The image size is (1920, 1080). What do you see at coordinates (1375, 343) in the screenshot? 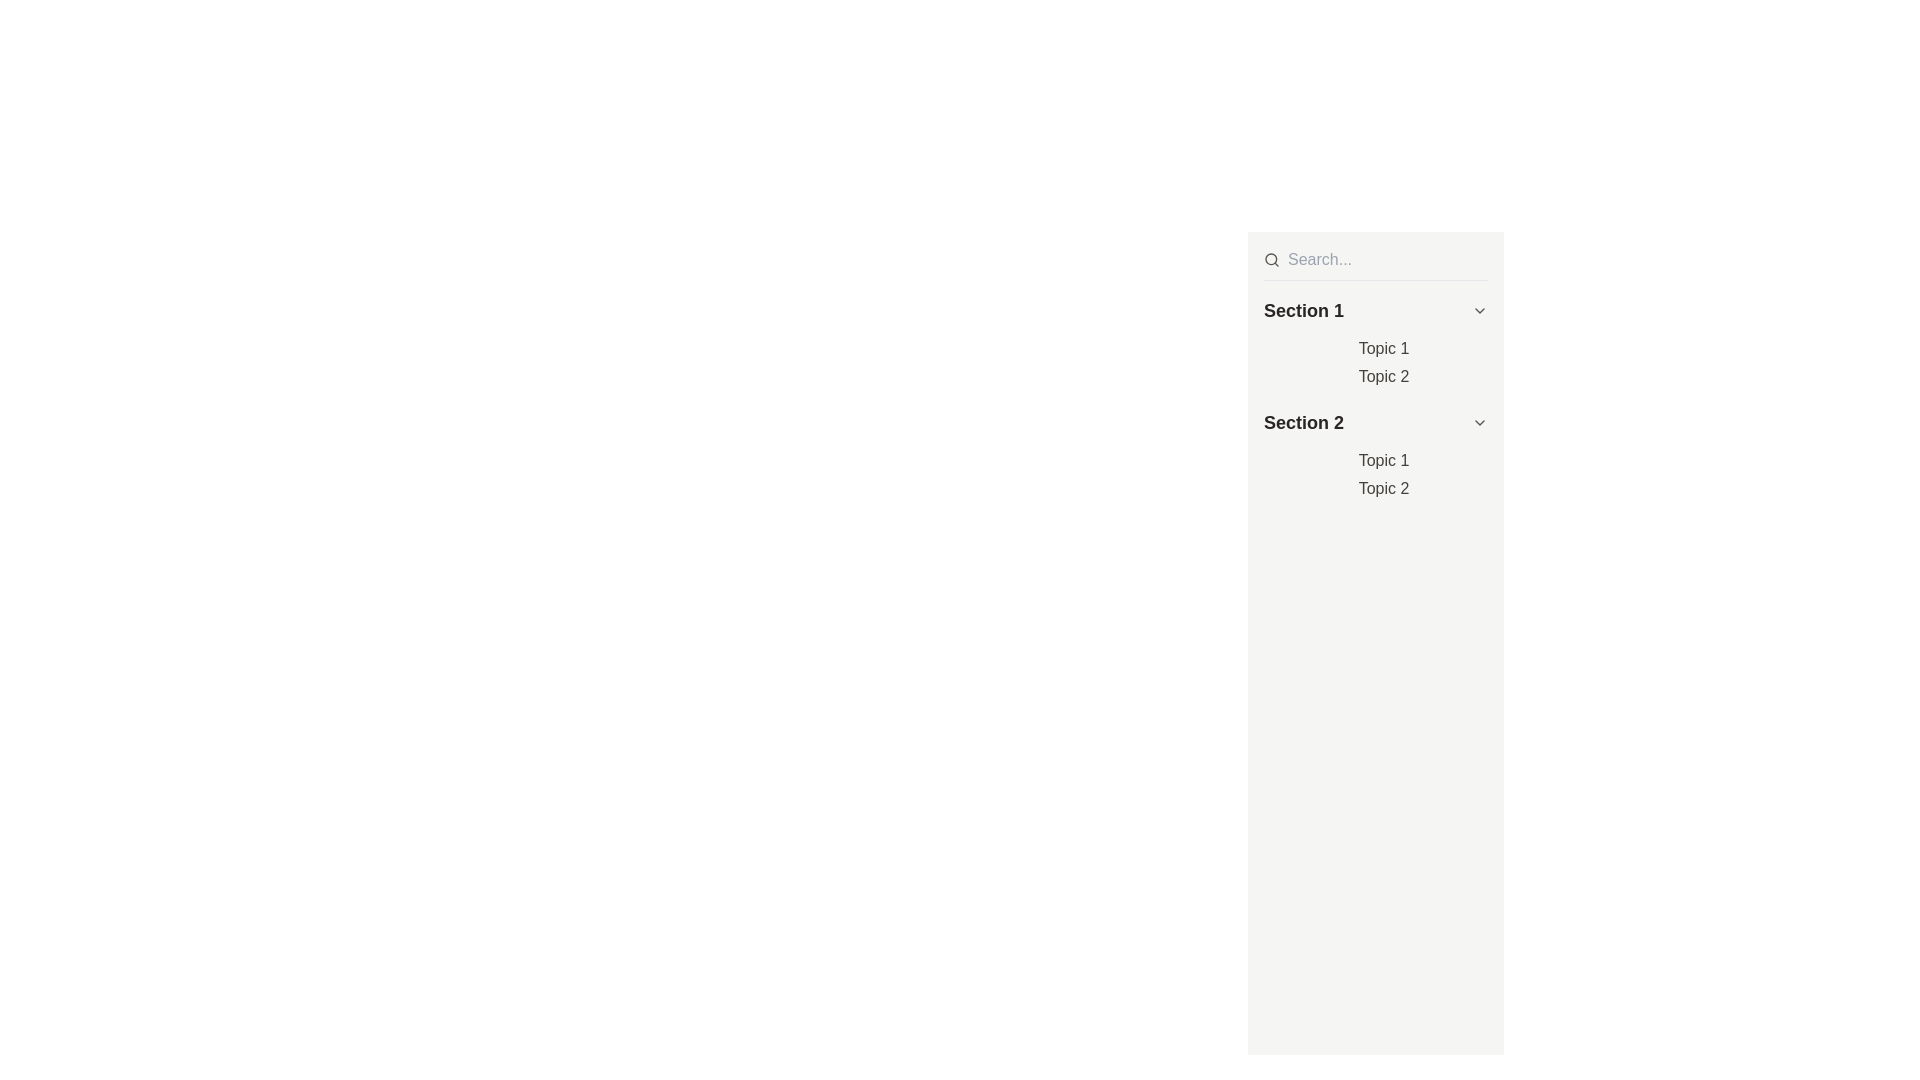
I see `the 'Section 1' collapsible header` at bounding box center [1375, 343].